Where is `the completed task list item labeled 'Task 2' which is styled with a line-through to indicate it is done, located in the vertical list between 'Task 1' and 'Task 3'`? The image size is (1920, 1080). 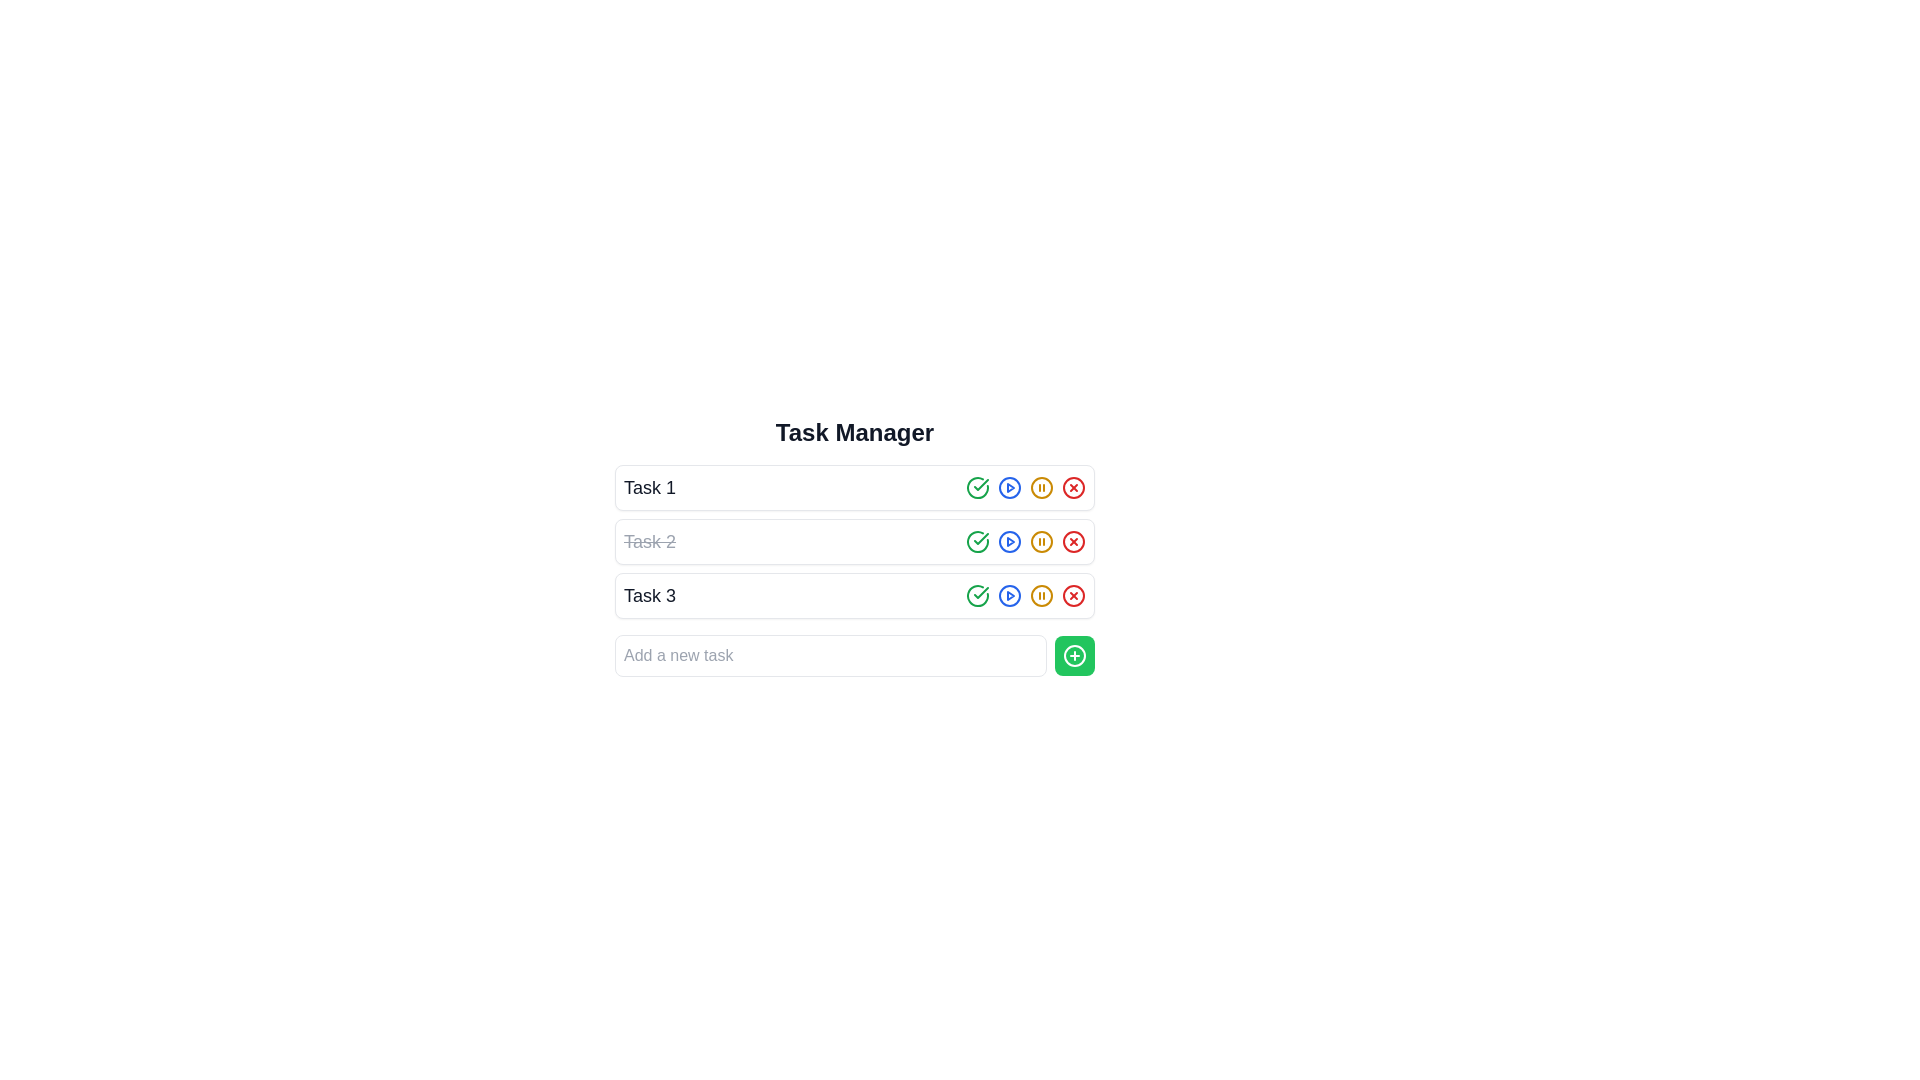
the completed task list item labeled 'Task 2' which is styled with a line-through to indicate it is done, located in the vertical list between 'Task 1' and 'Task 3' is located at coordinates (854, 542).